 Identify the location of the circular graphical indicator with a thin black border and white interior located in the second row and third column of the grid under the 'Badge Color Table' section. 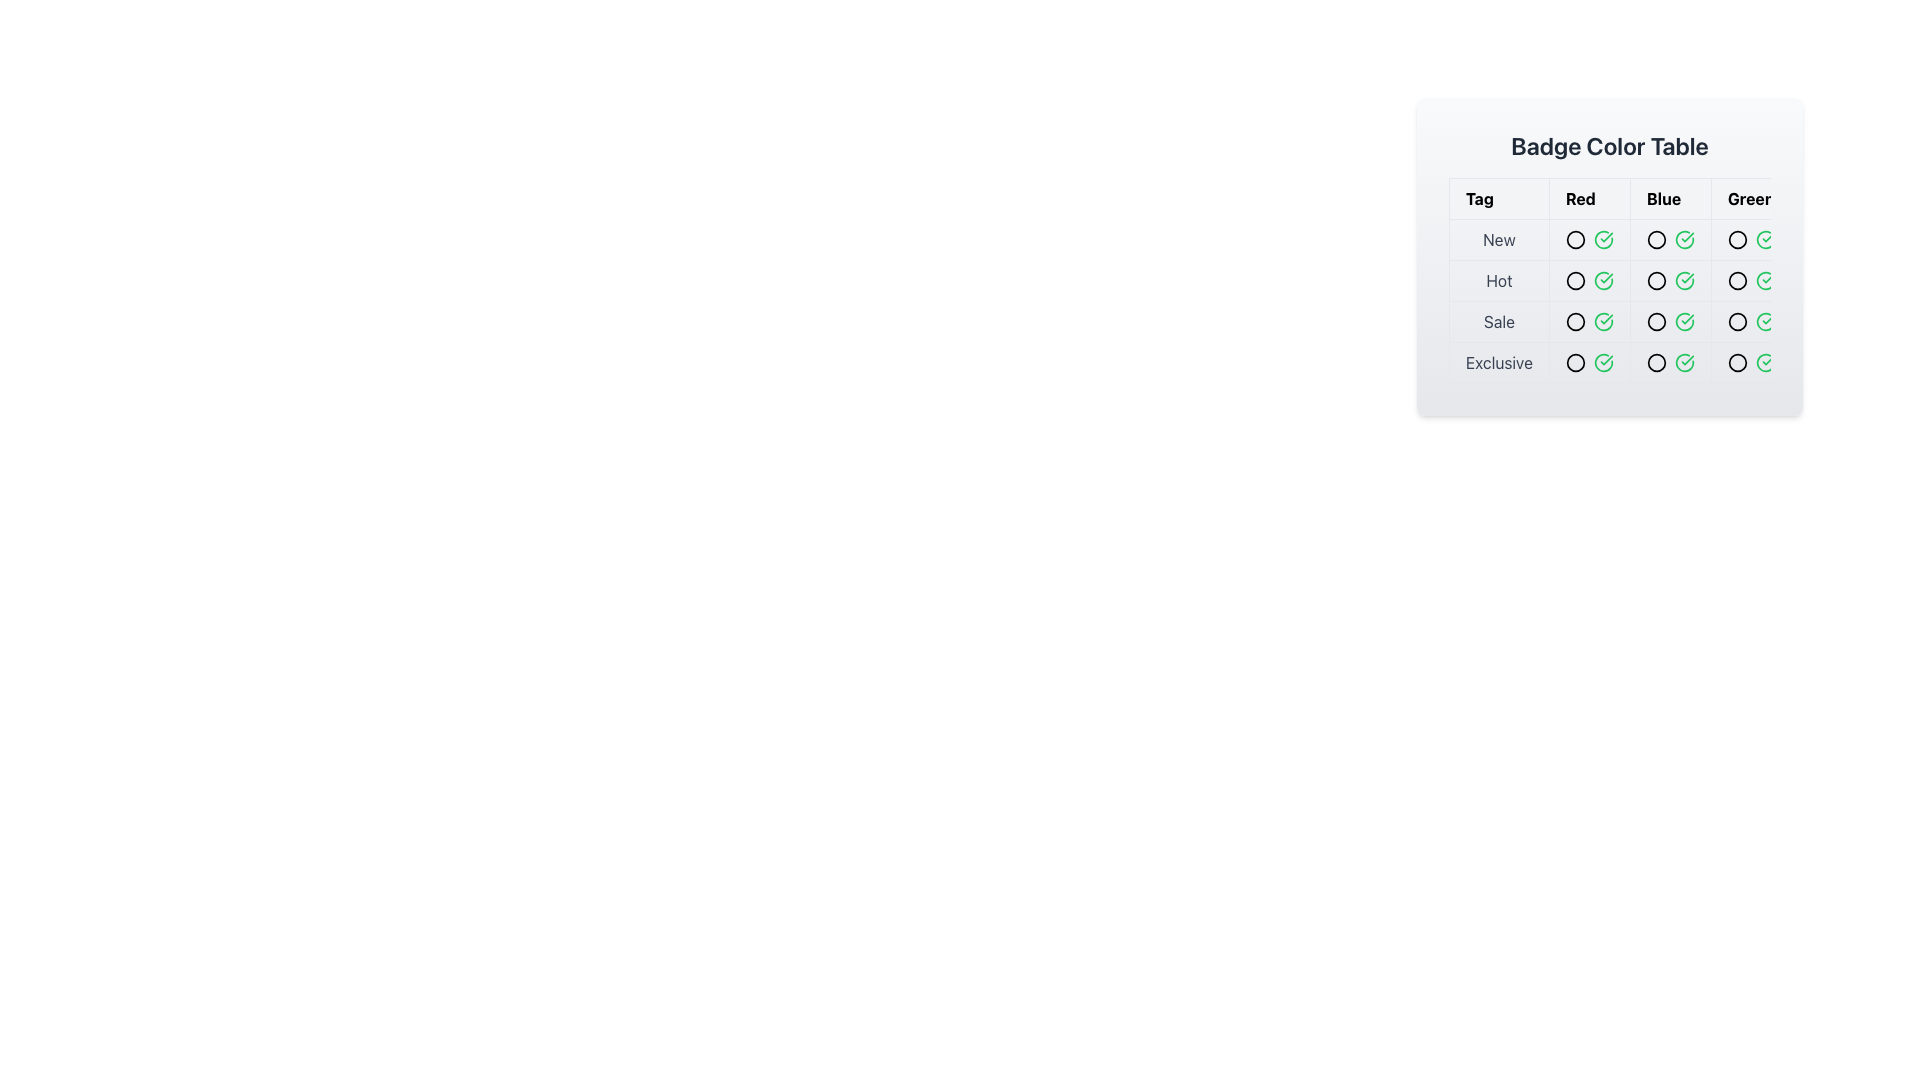
(1662, 301).